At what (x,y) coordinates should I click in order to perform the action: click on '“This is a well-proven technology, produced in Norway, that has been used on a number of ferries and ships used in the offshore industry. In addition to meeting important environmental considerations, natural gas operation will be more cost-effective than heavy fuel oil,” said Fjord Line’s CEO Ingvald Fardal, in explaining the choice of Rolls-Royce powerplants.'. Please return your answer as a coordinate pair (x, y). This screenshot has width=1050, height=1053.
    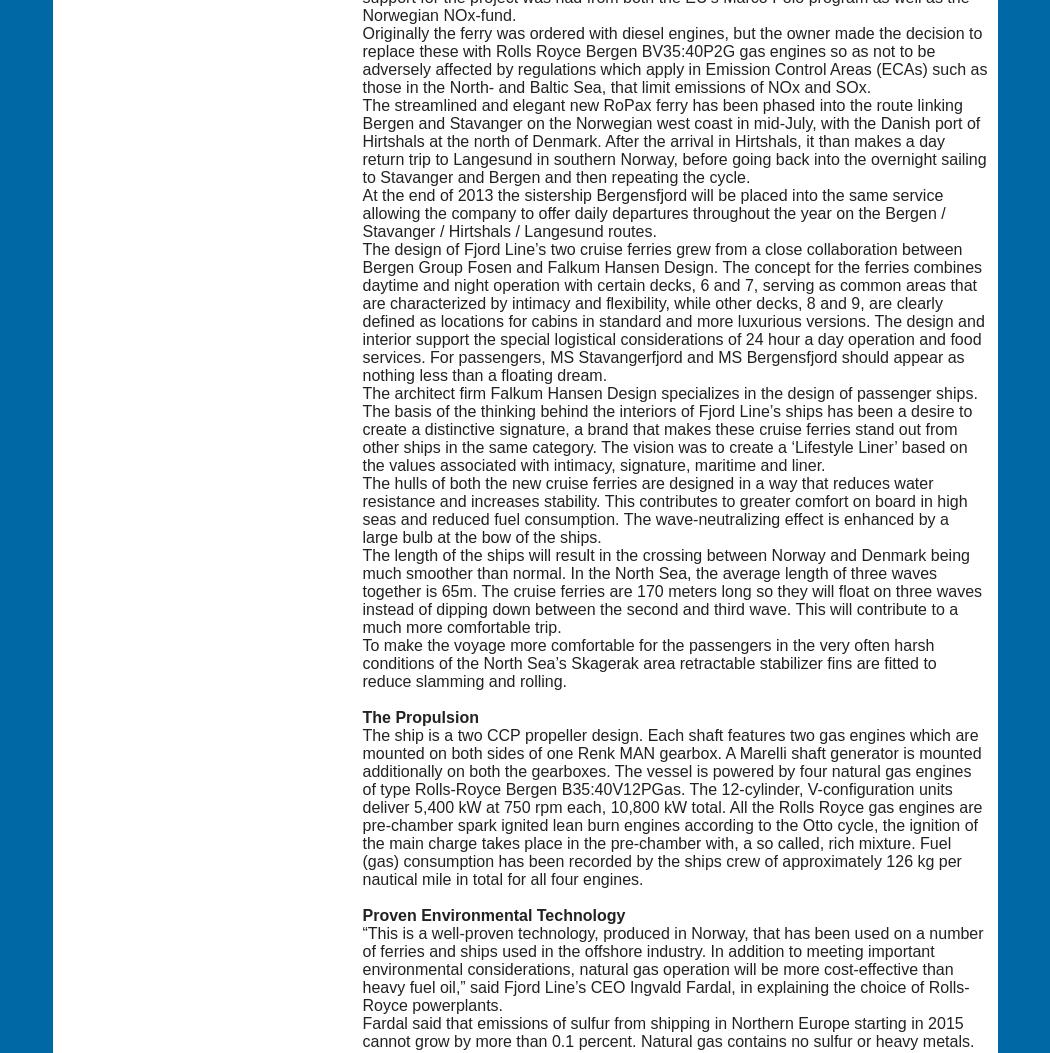
    Looking at the image, I should click on (671, 968).